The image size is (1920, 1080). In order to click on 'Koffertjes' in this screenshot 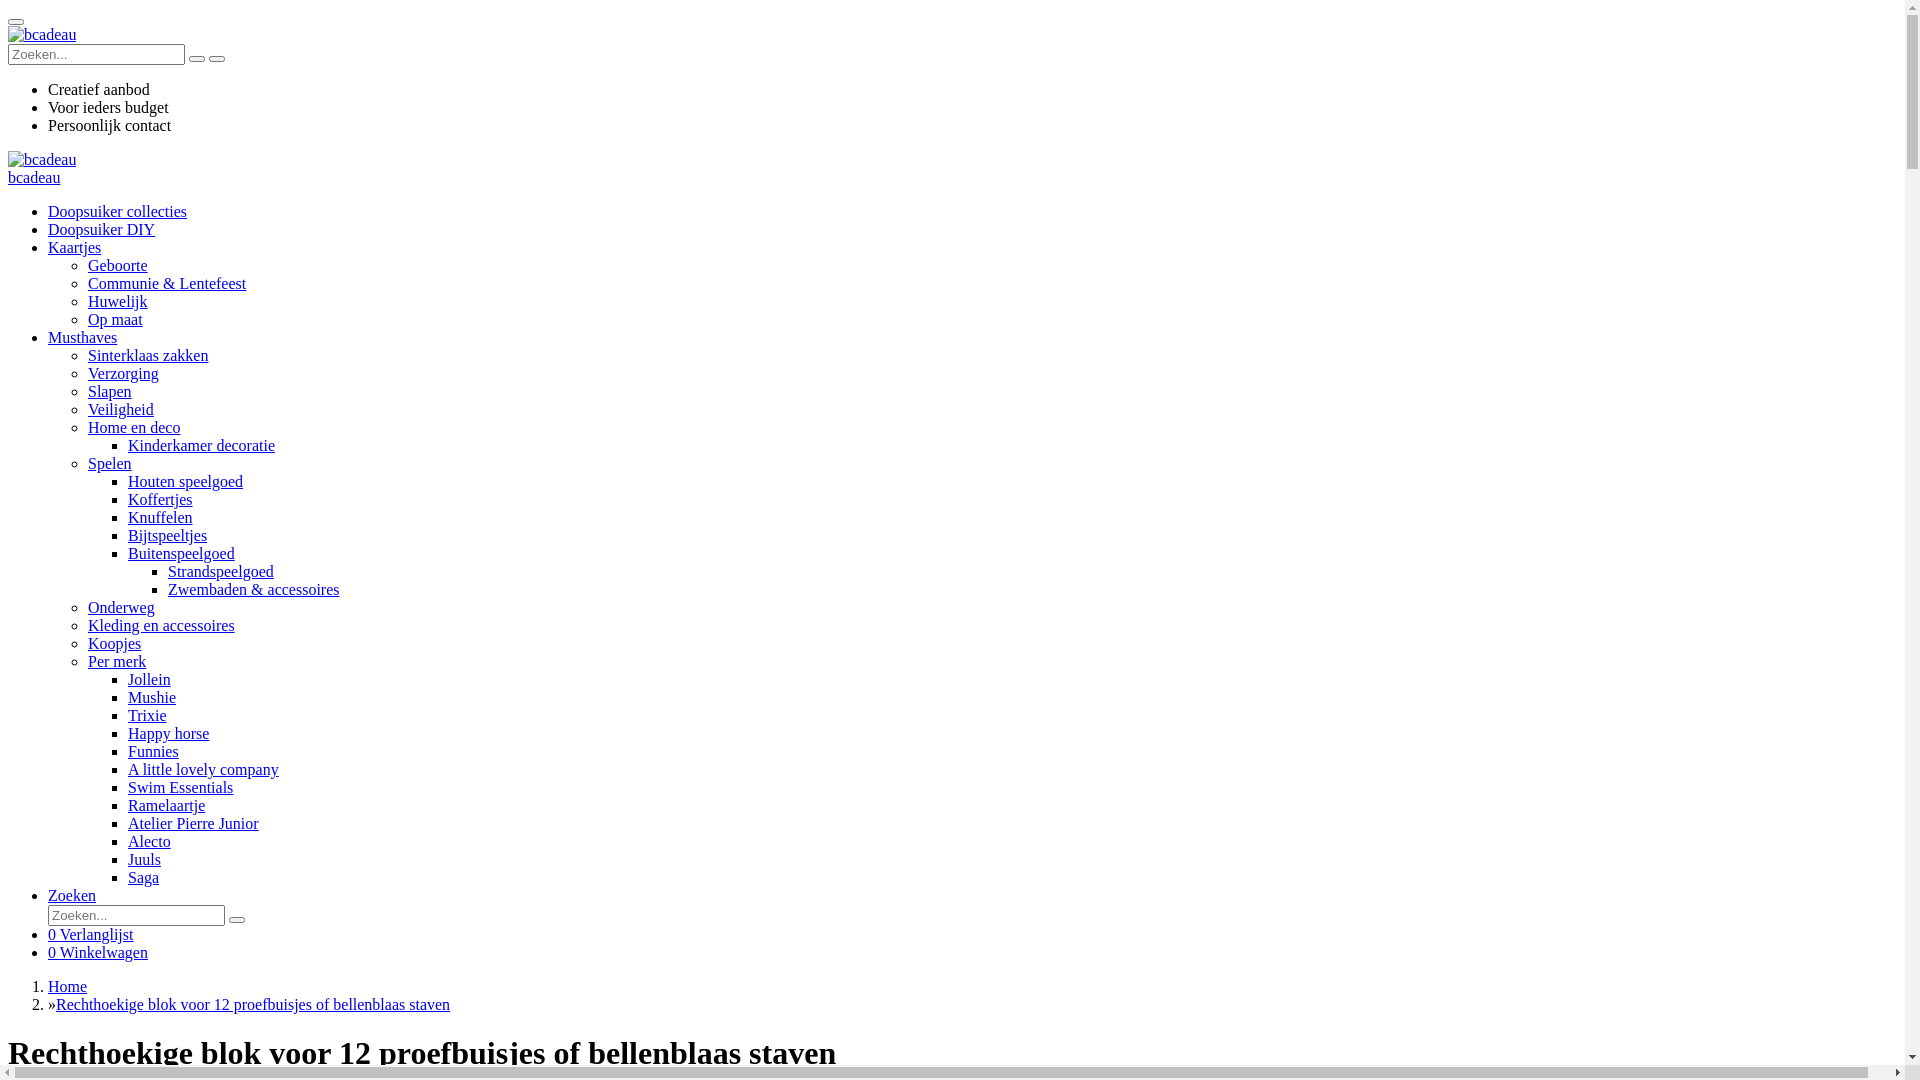, I will do `click(160, 498)`.